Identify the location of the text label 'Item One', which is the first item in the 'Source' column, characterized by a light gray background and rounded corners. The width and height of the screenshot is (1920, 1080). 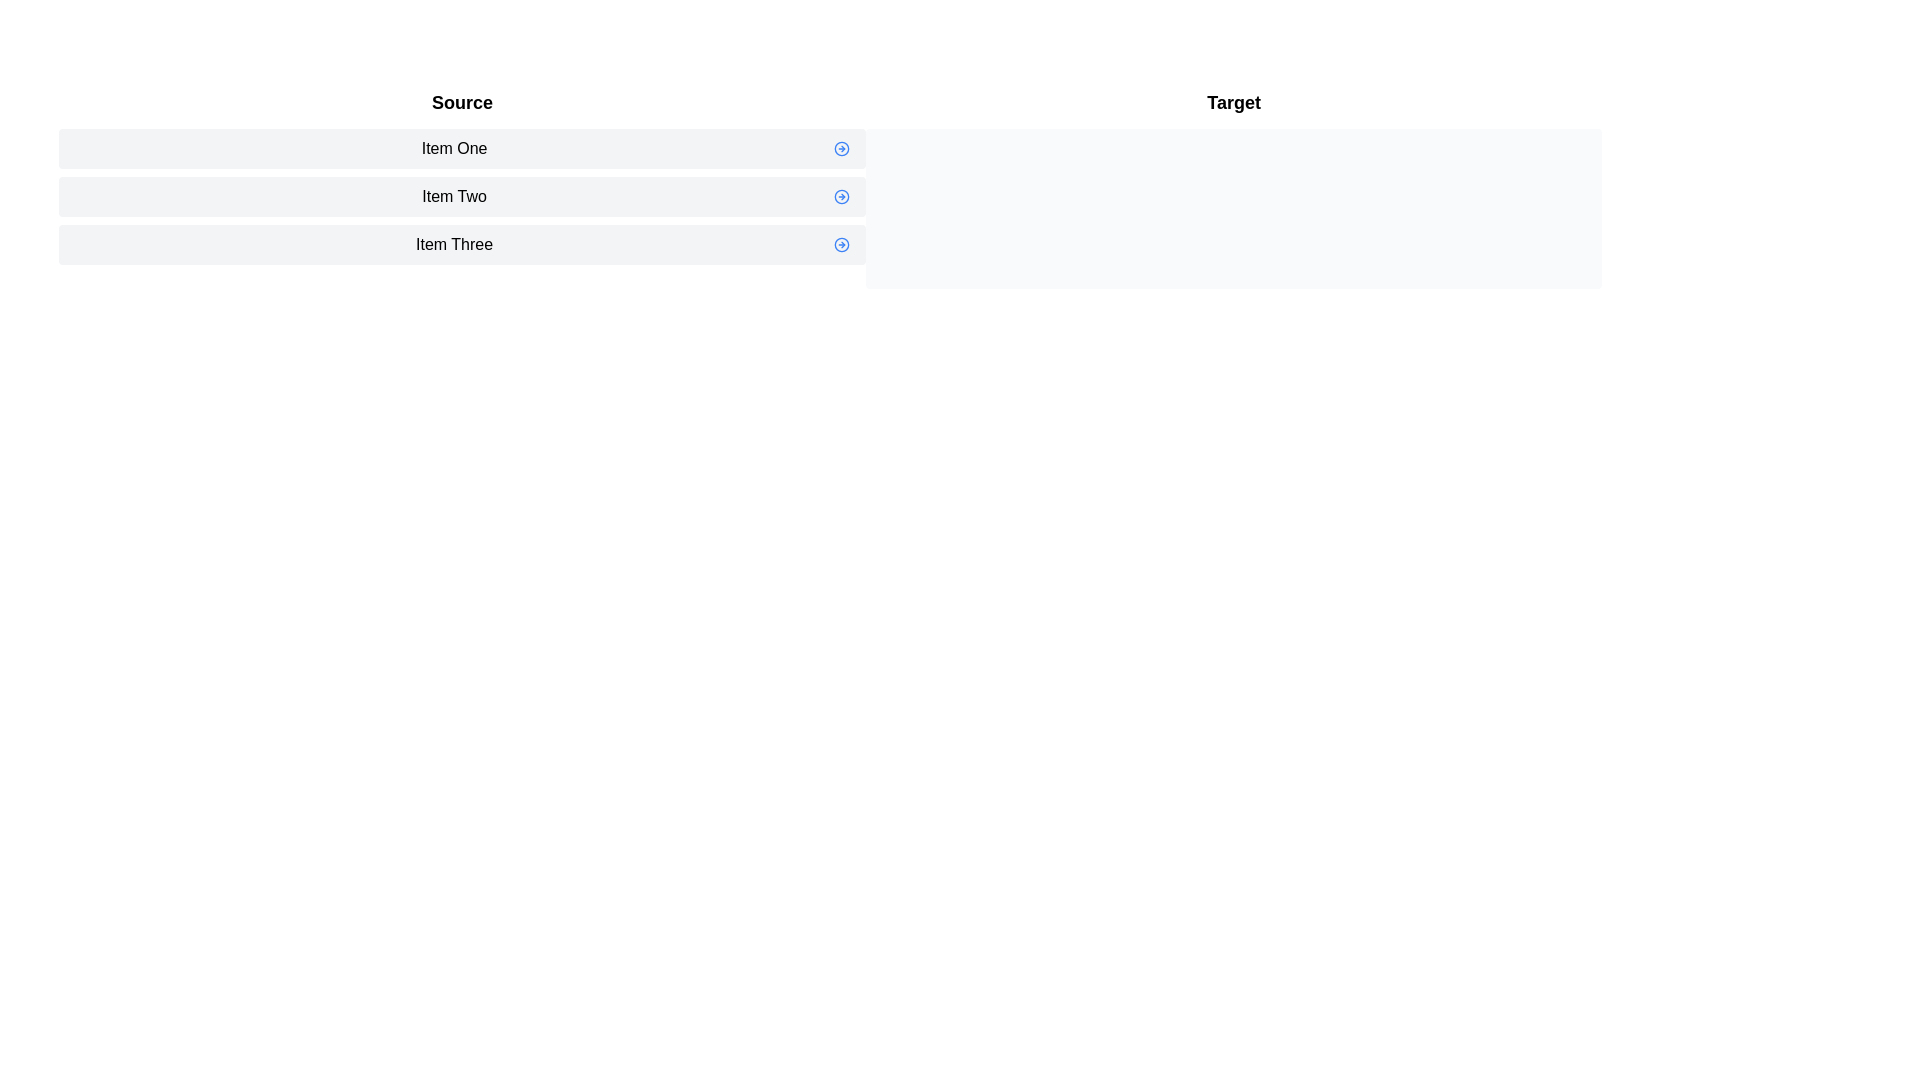
(461, 148).